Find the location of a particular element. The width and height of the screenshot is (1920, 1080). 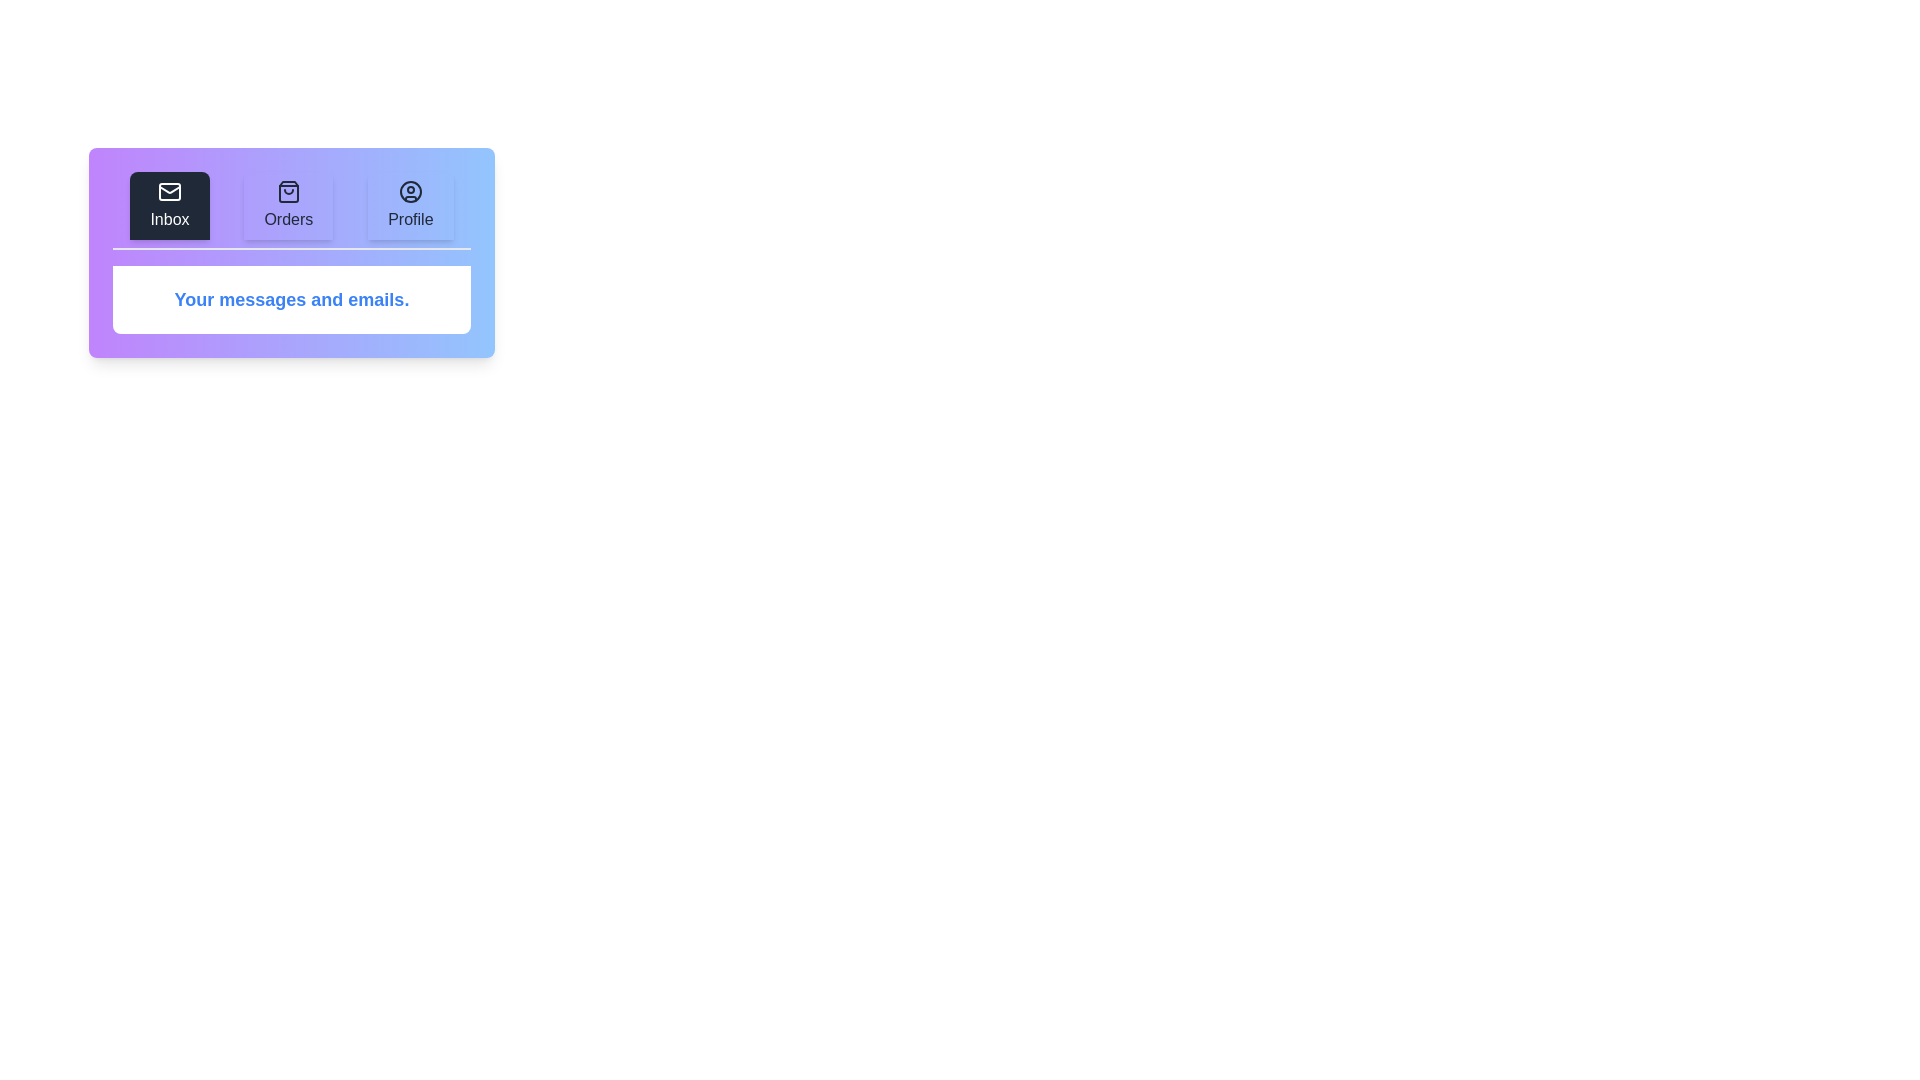

the tab labeled Profile to observe its hover effect is located at coordinates (409, 205).